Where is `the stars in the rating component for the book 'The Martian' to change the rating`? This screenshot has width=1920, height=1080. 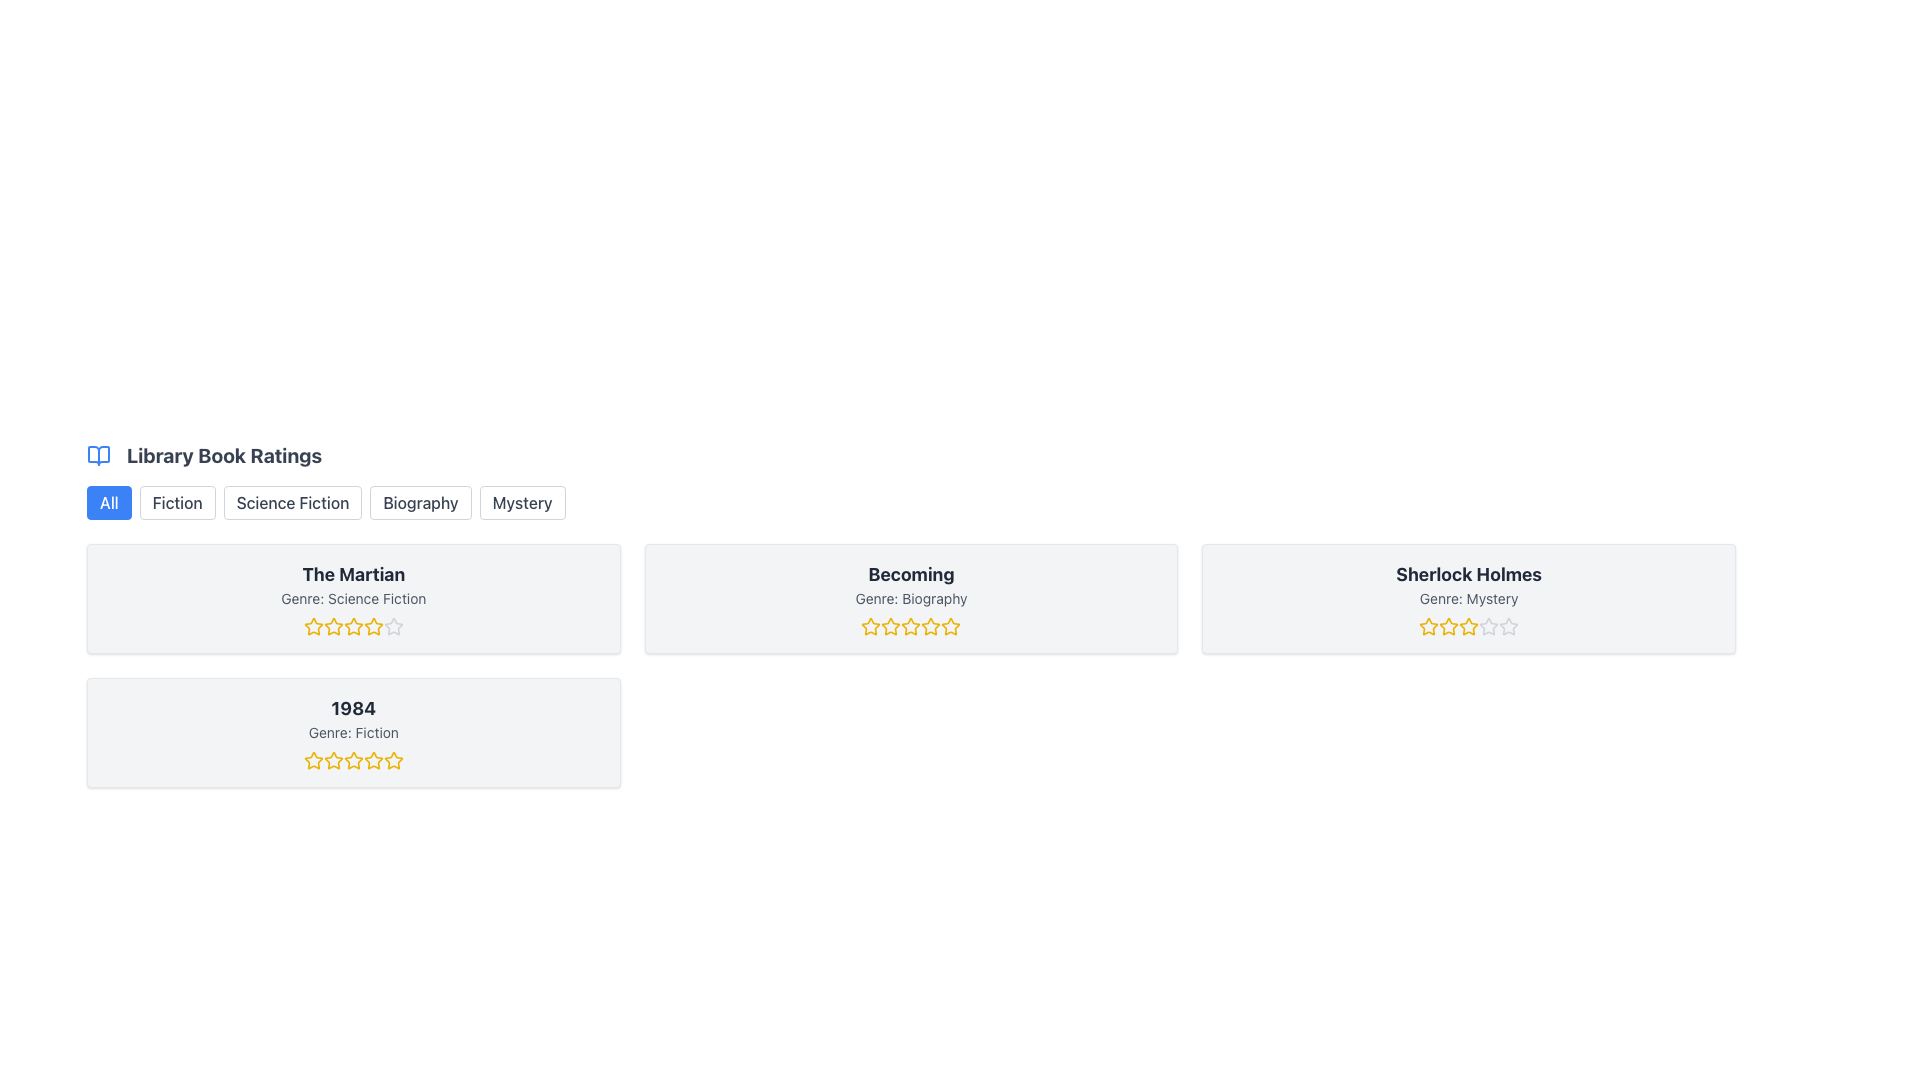
the stars in the rating component for the book 'The Martian' to change the rating is located at coordinates (353, 626).